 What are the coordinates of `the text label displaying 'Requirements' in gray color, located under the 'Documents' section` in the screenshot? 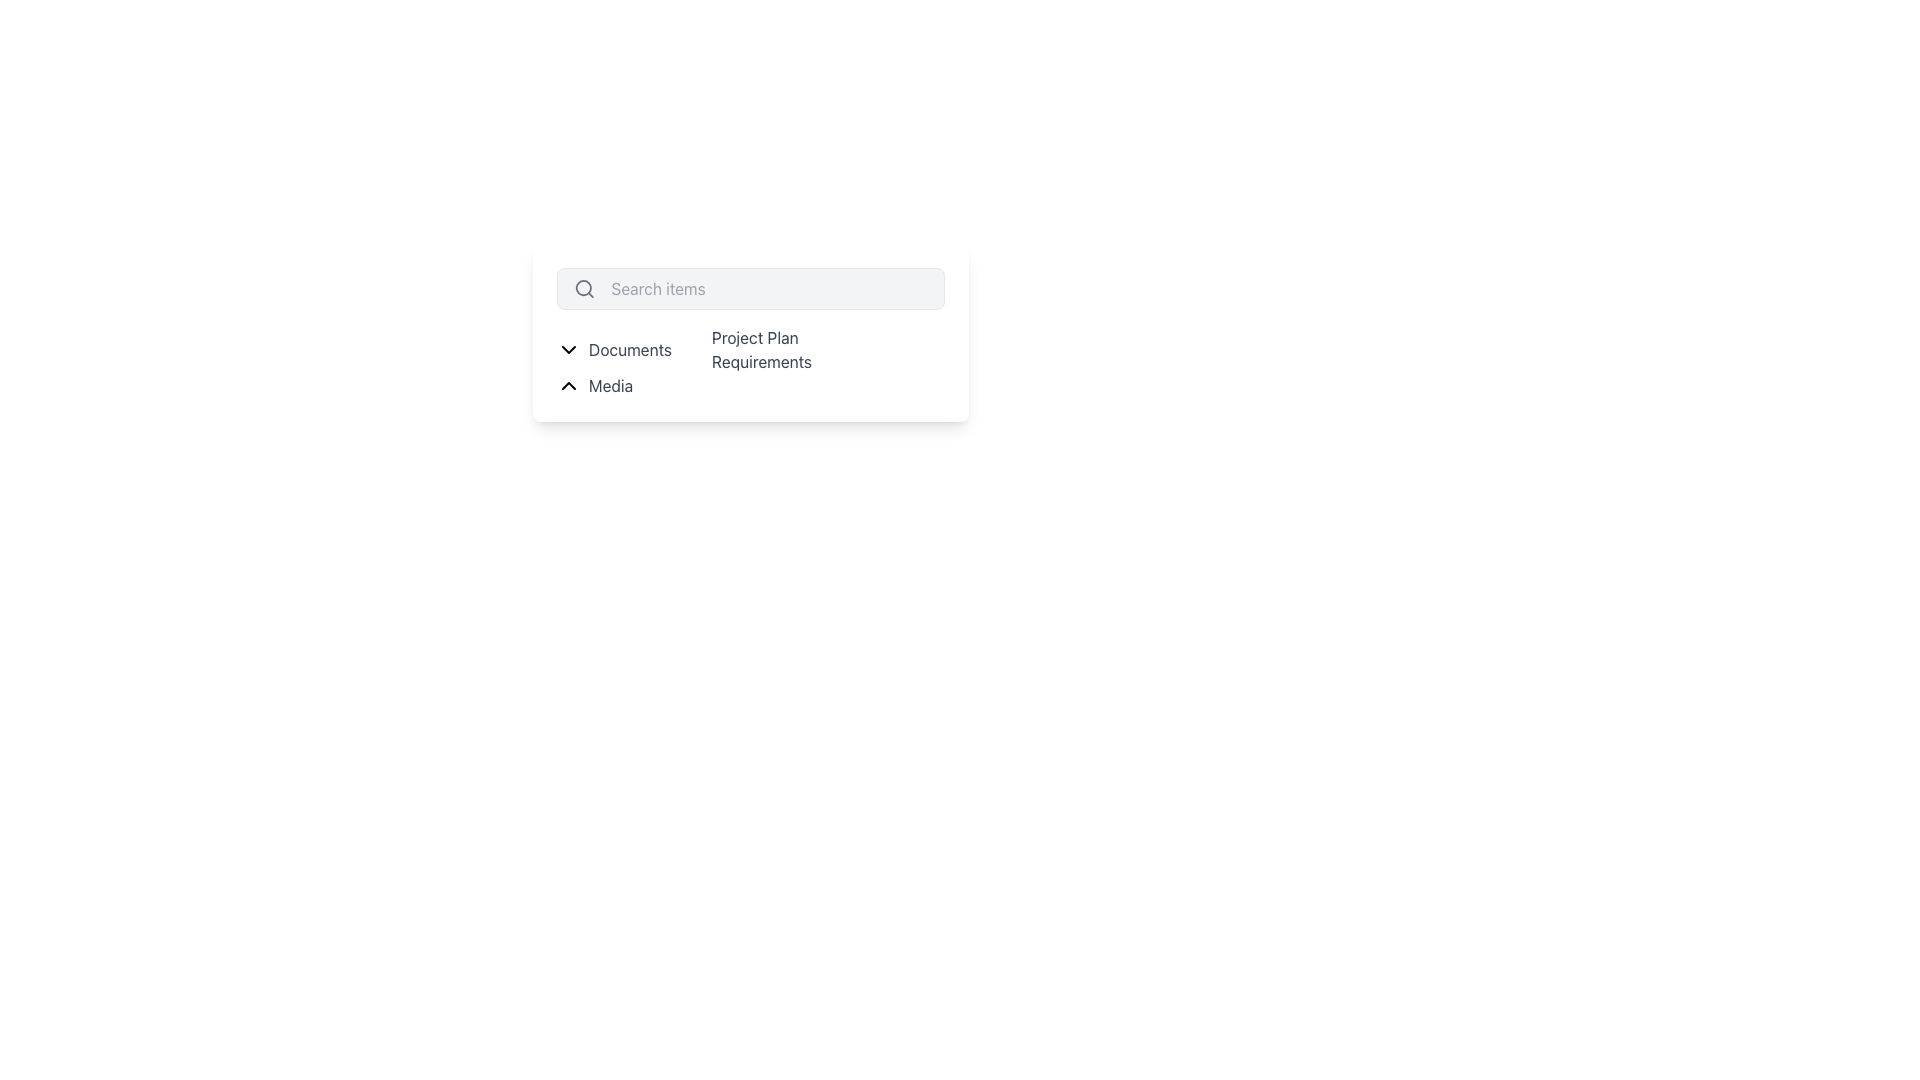 It's located at (761, 362).